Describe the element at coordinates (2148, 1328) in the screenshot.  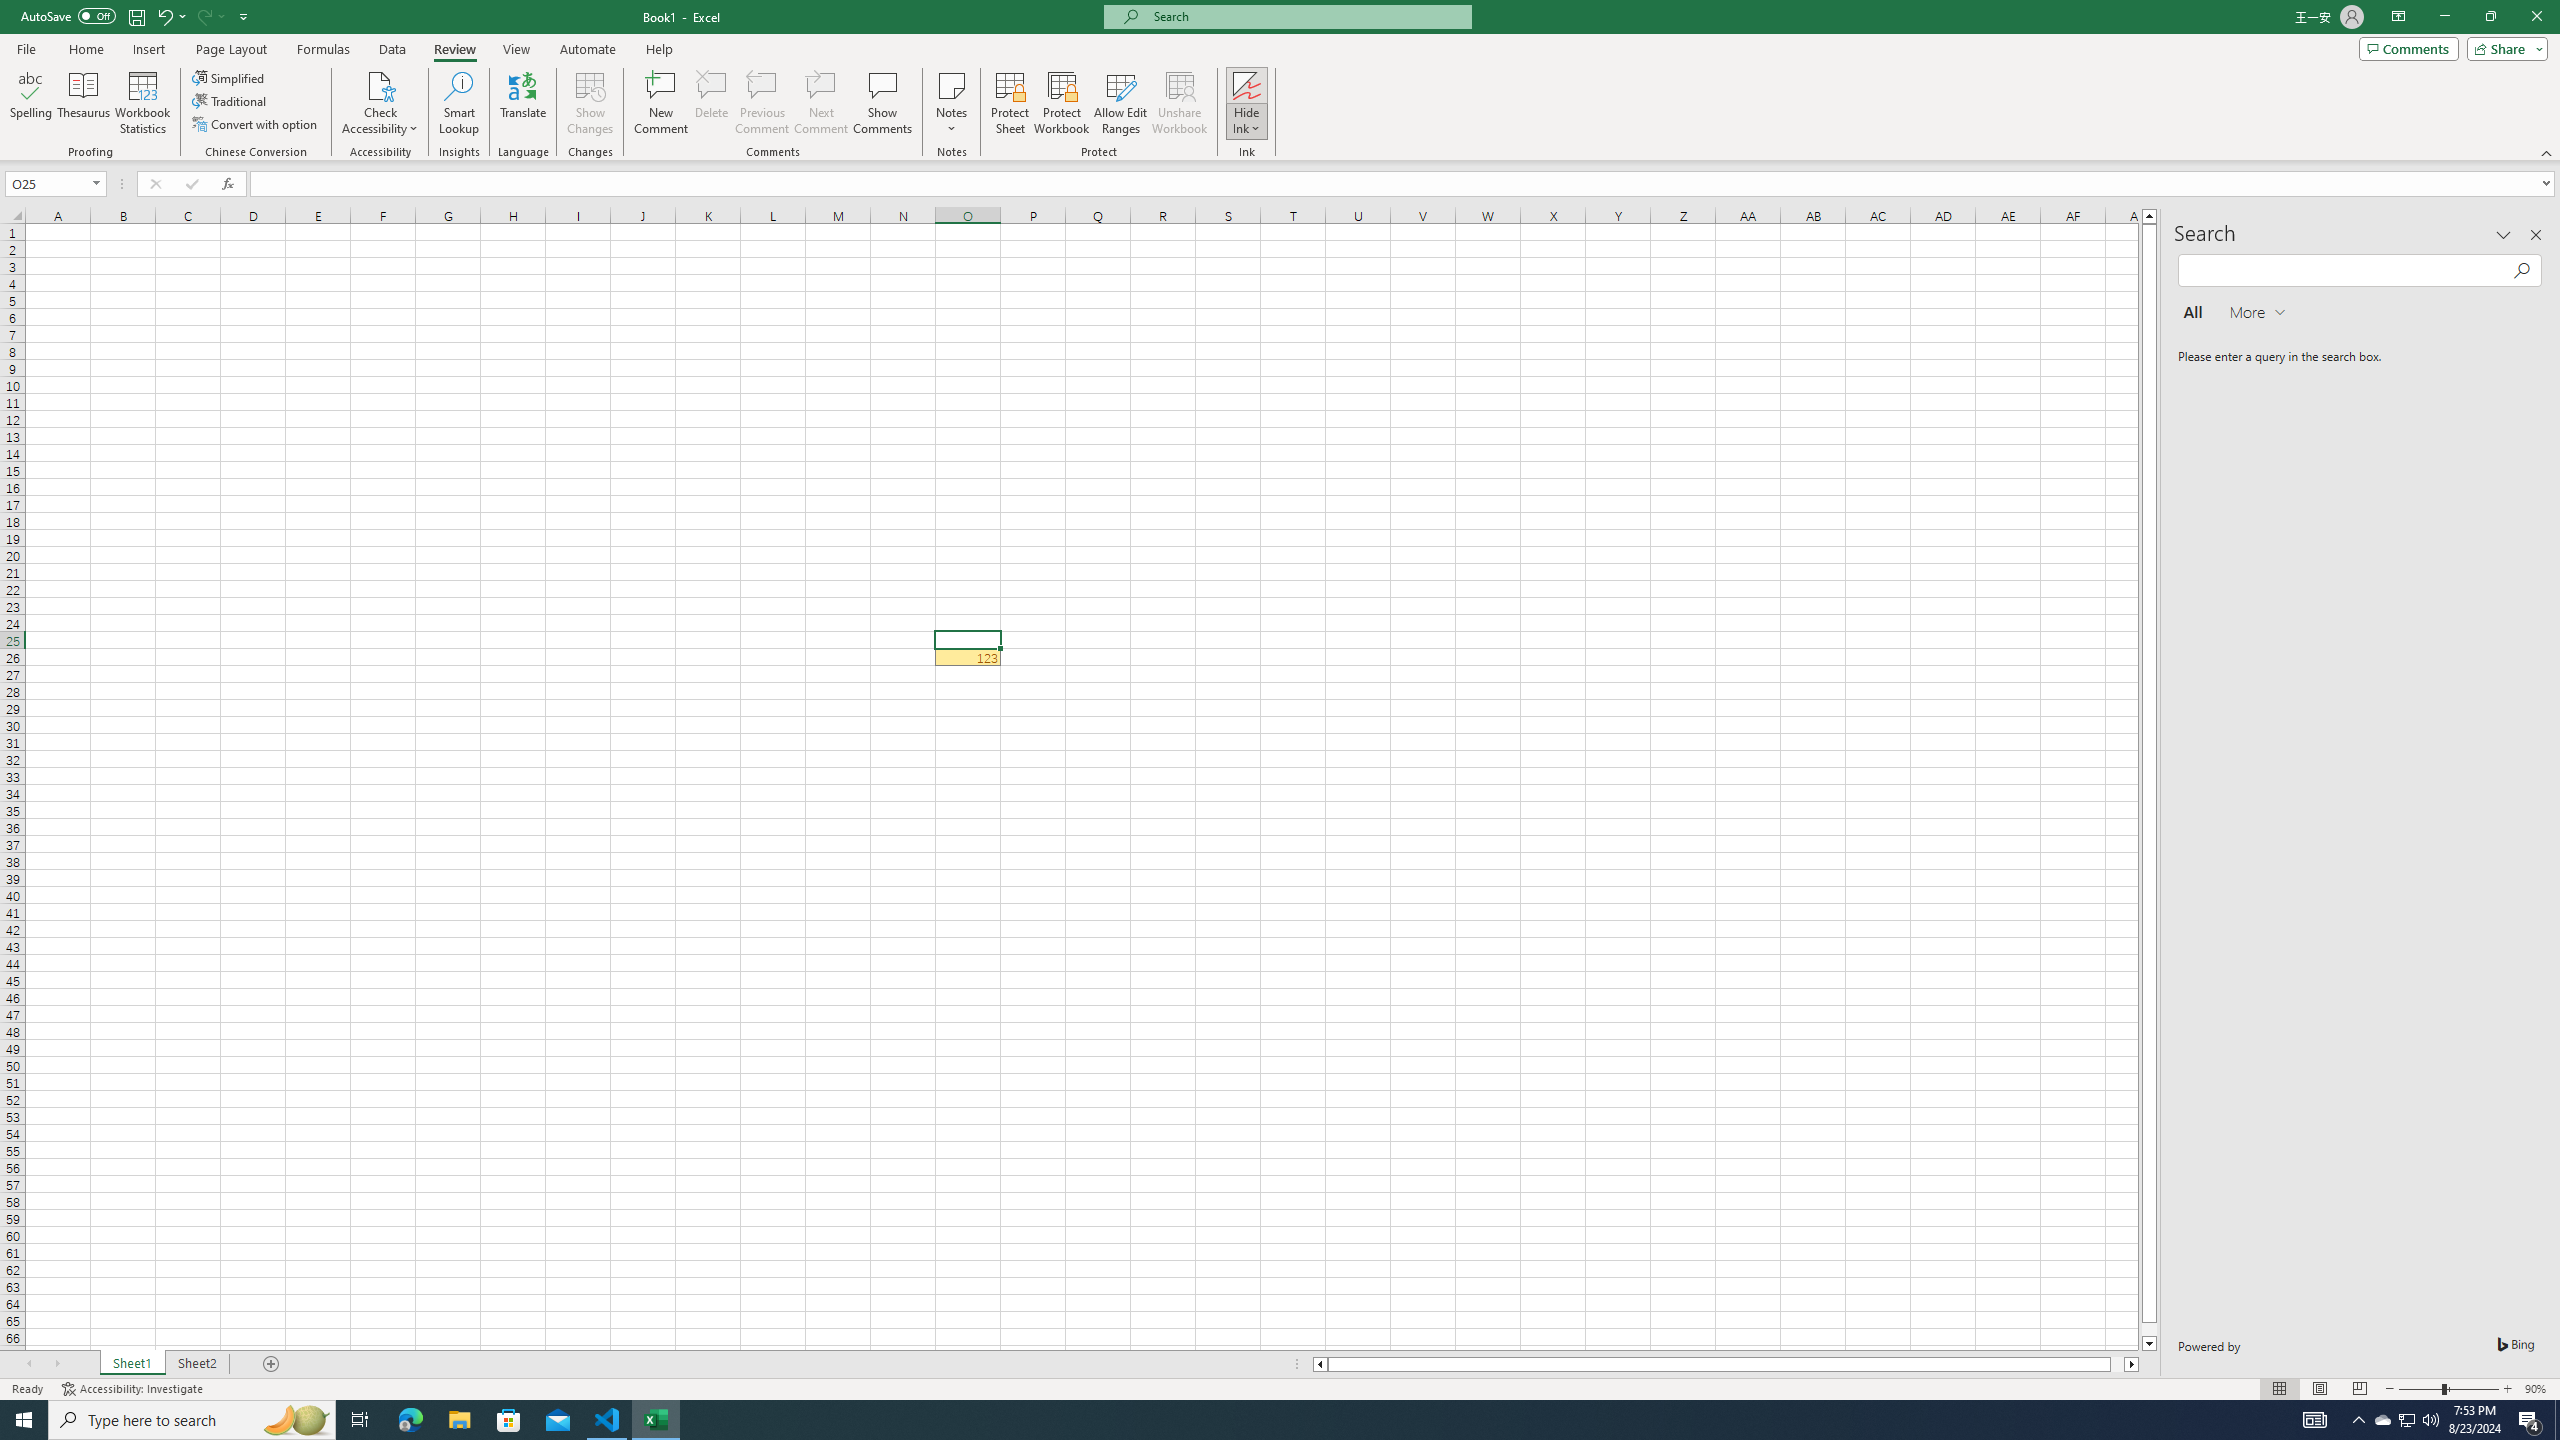
I see `'Page down'` at that location.